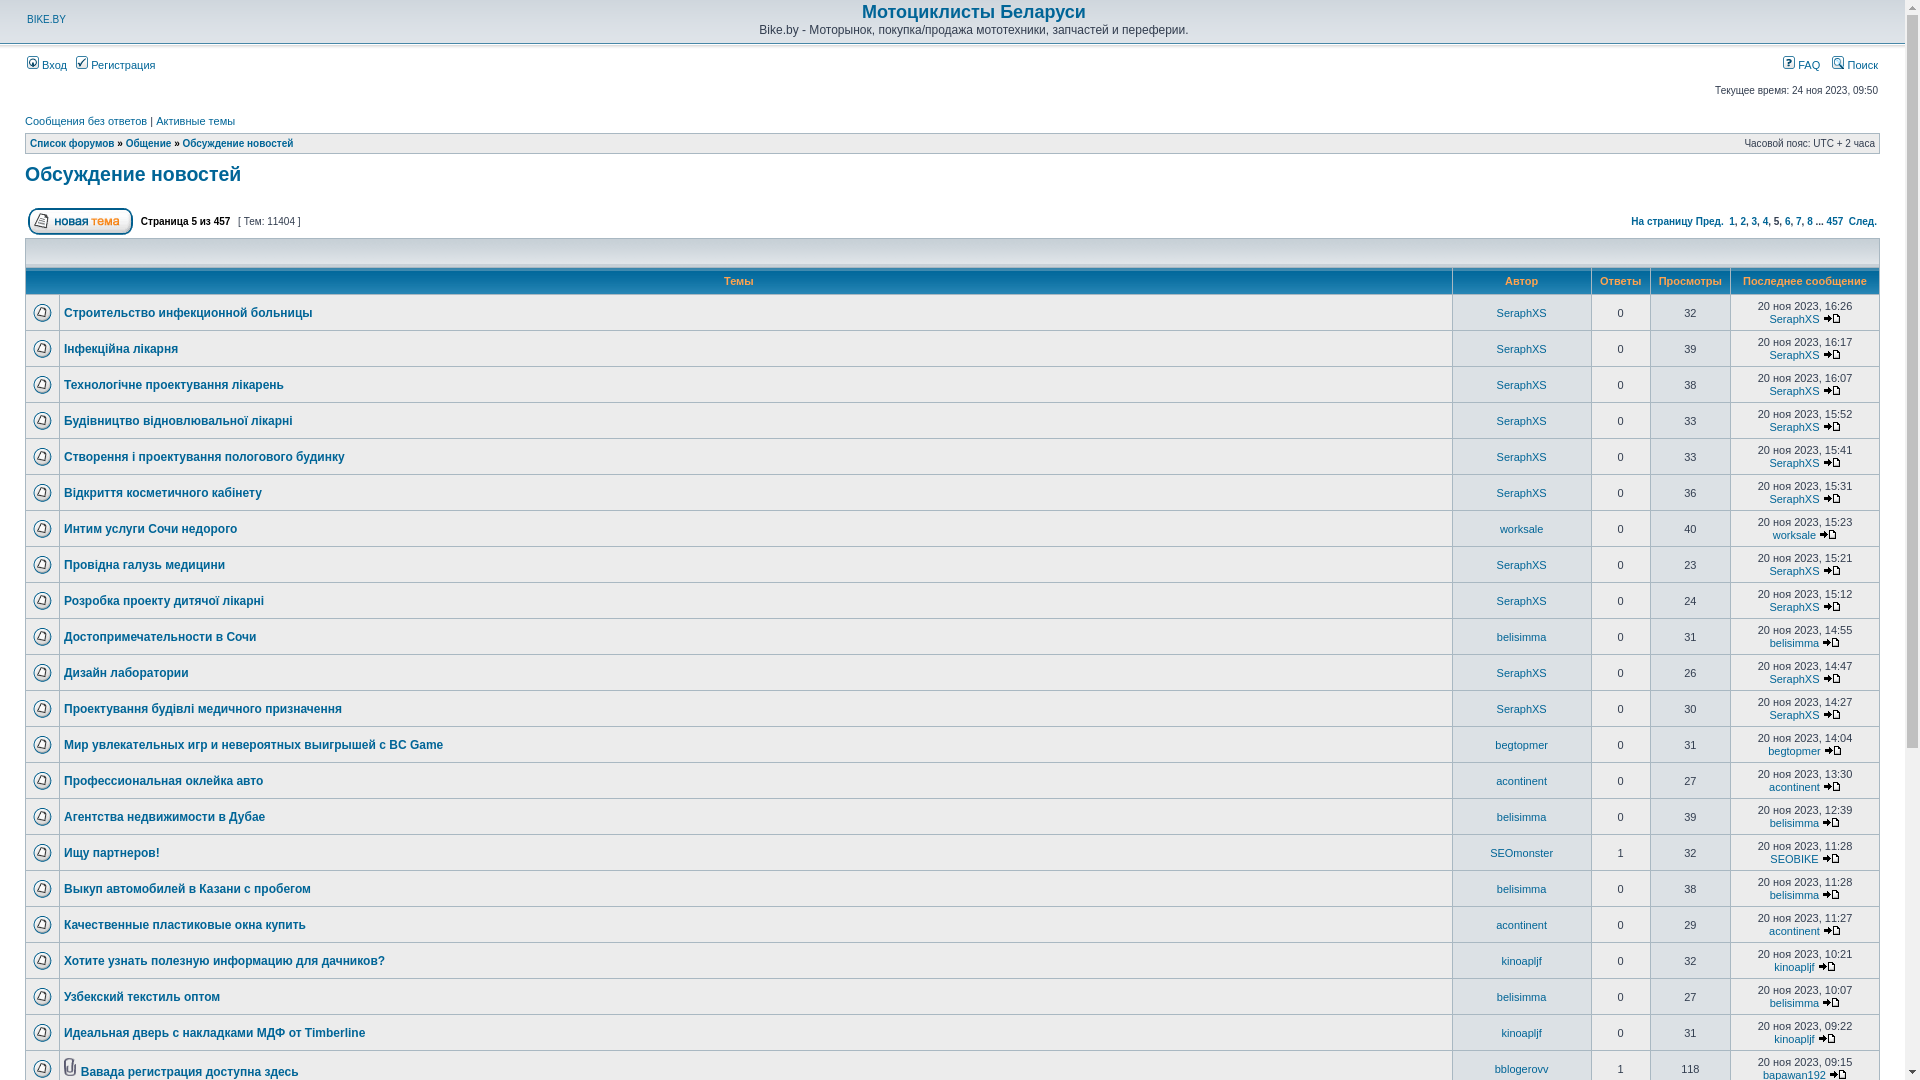 This screenshot has width=1920, height=1080. I want to click on 'kinoapljf', so click(1520, 1032).